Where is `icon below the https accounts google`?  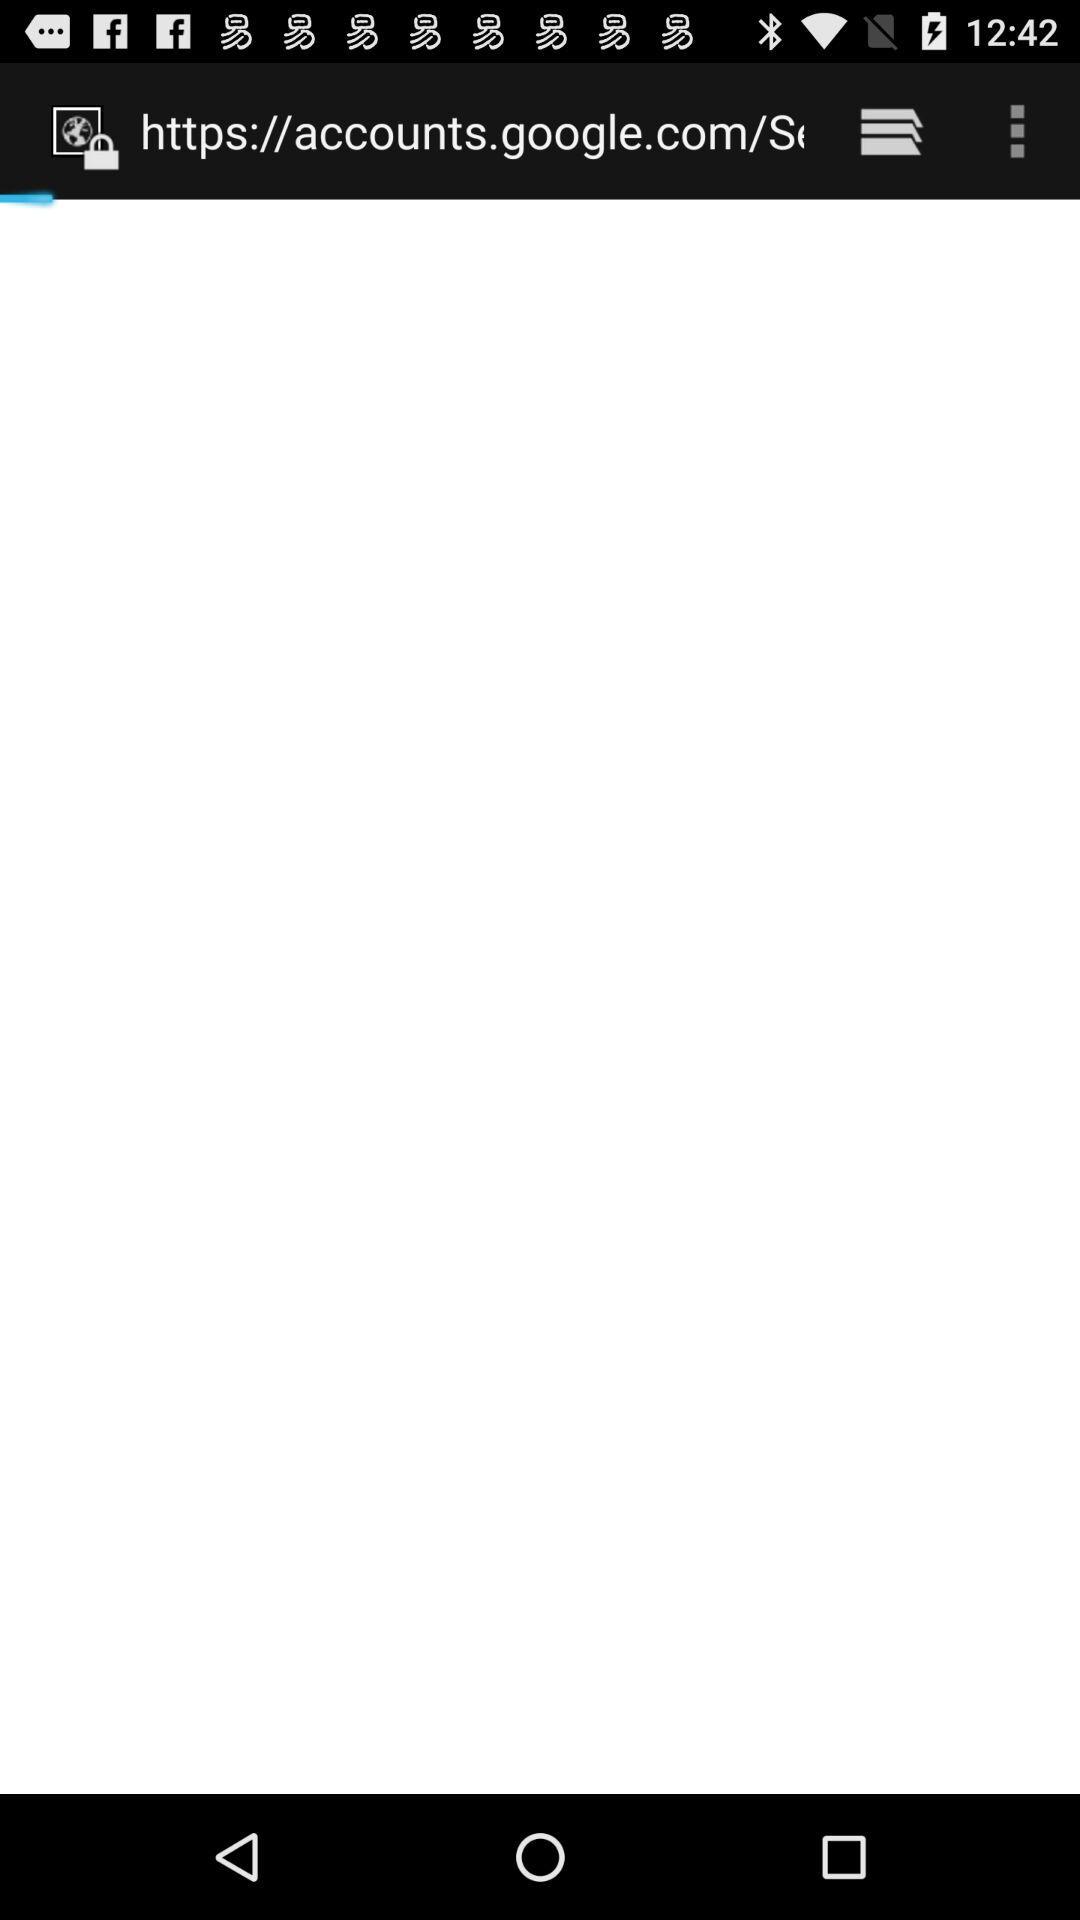
icon below the https accounts google is located at coordinates (540, 996).